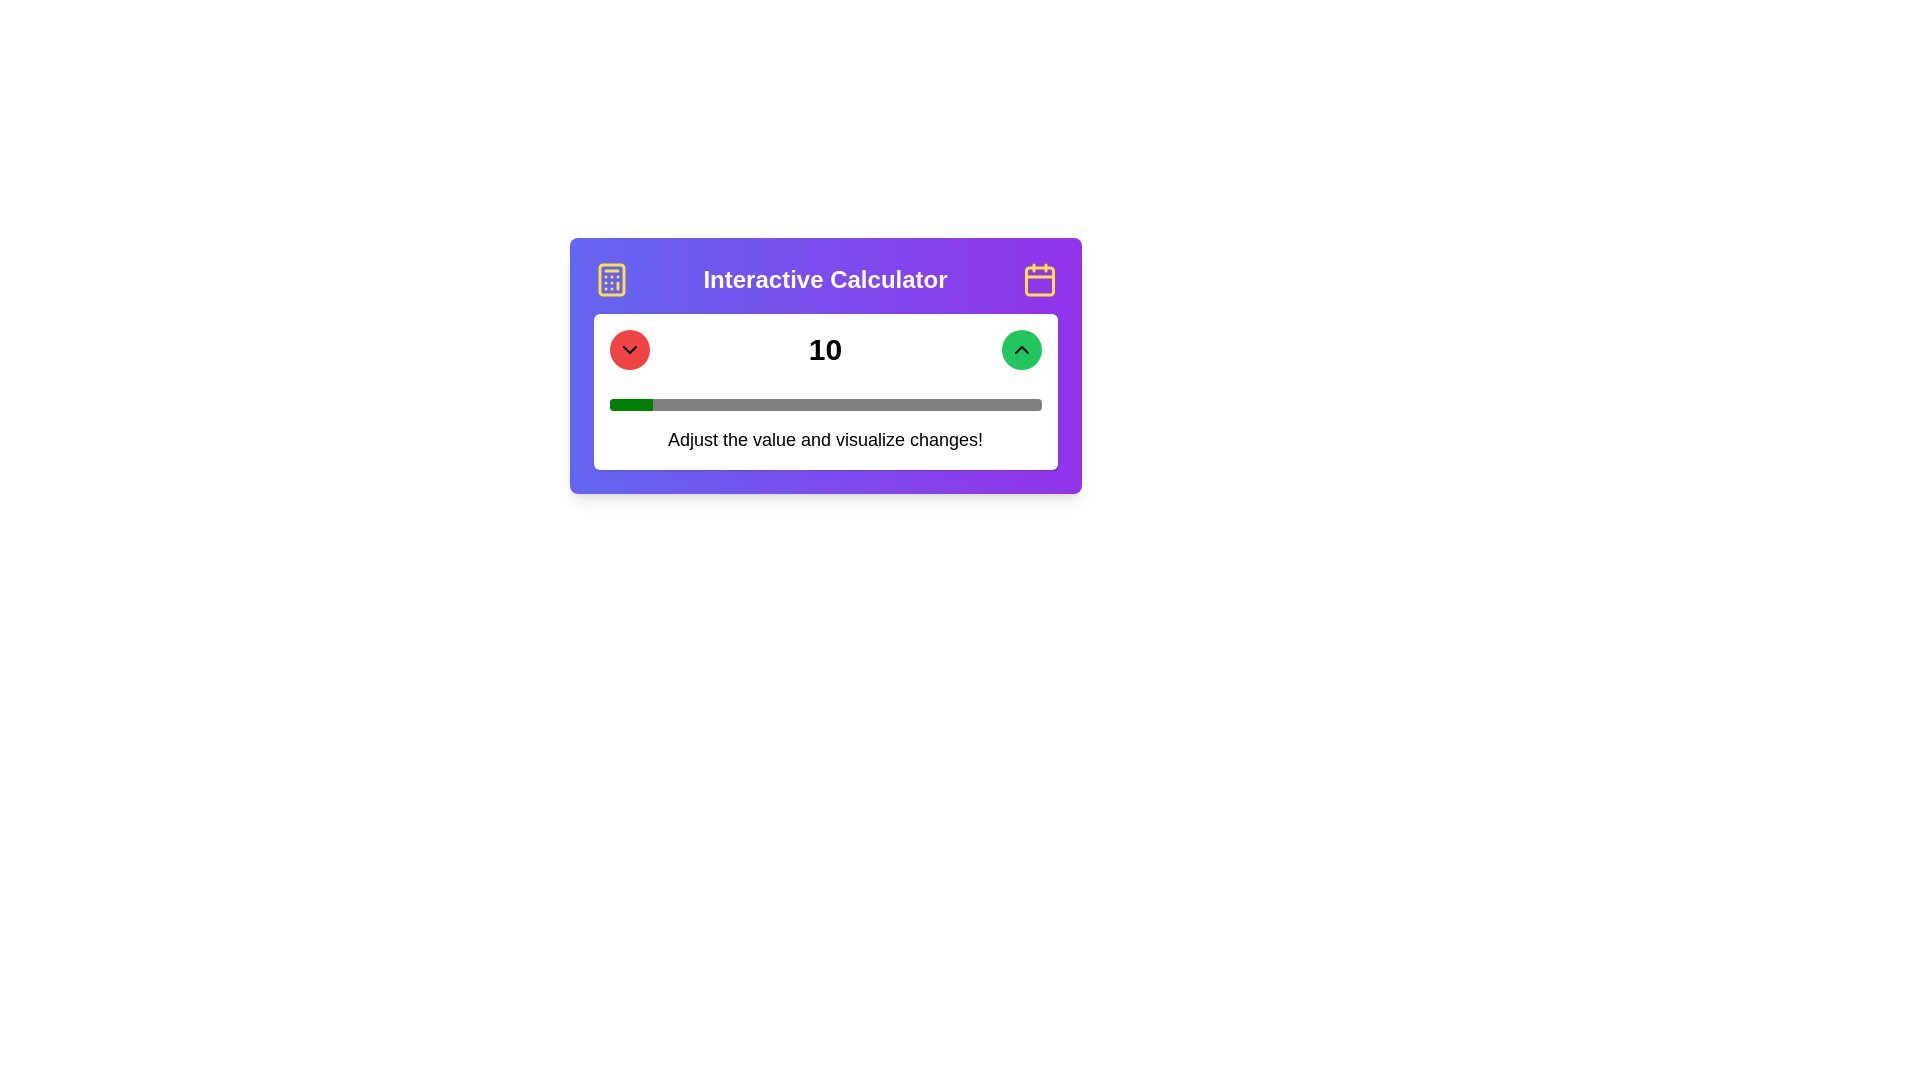 This screenshot has height=1080, width=1920. I want to click on the static text display showing the number '10', which is styled with bold and large fonts in black color, so click(825, 349).